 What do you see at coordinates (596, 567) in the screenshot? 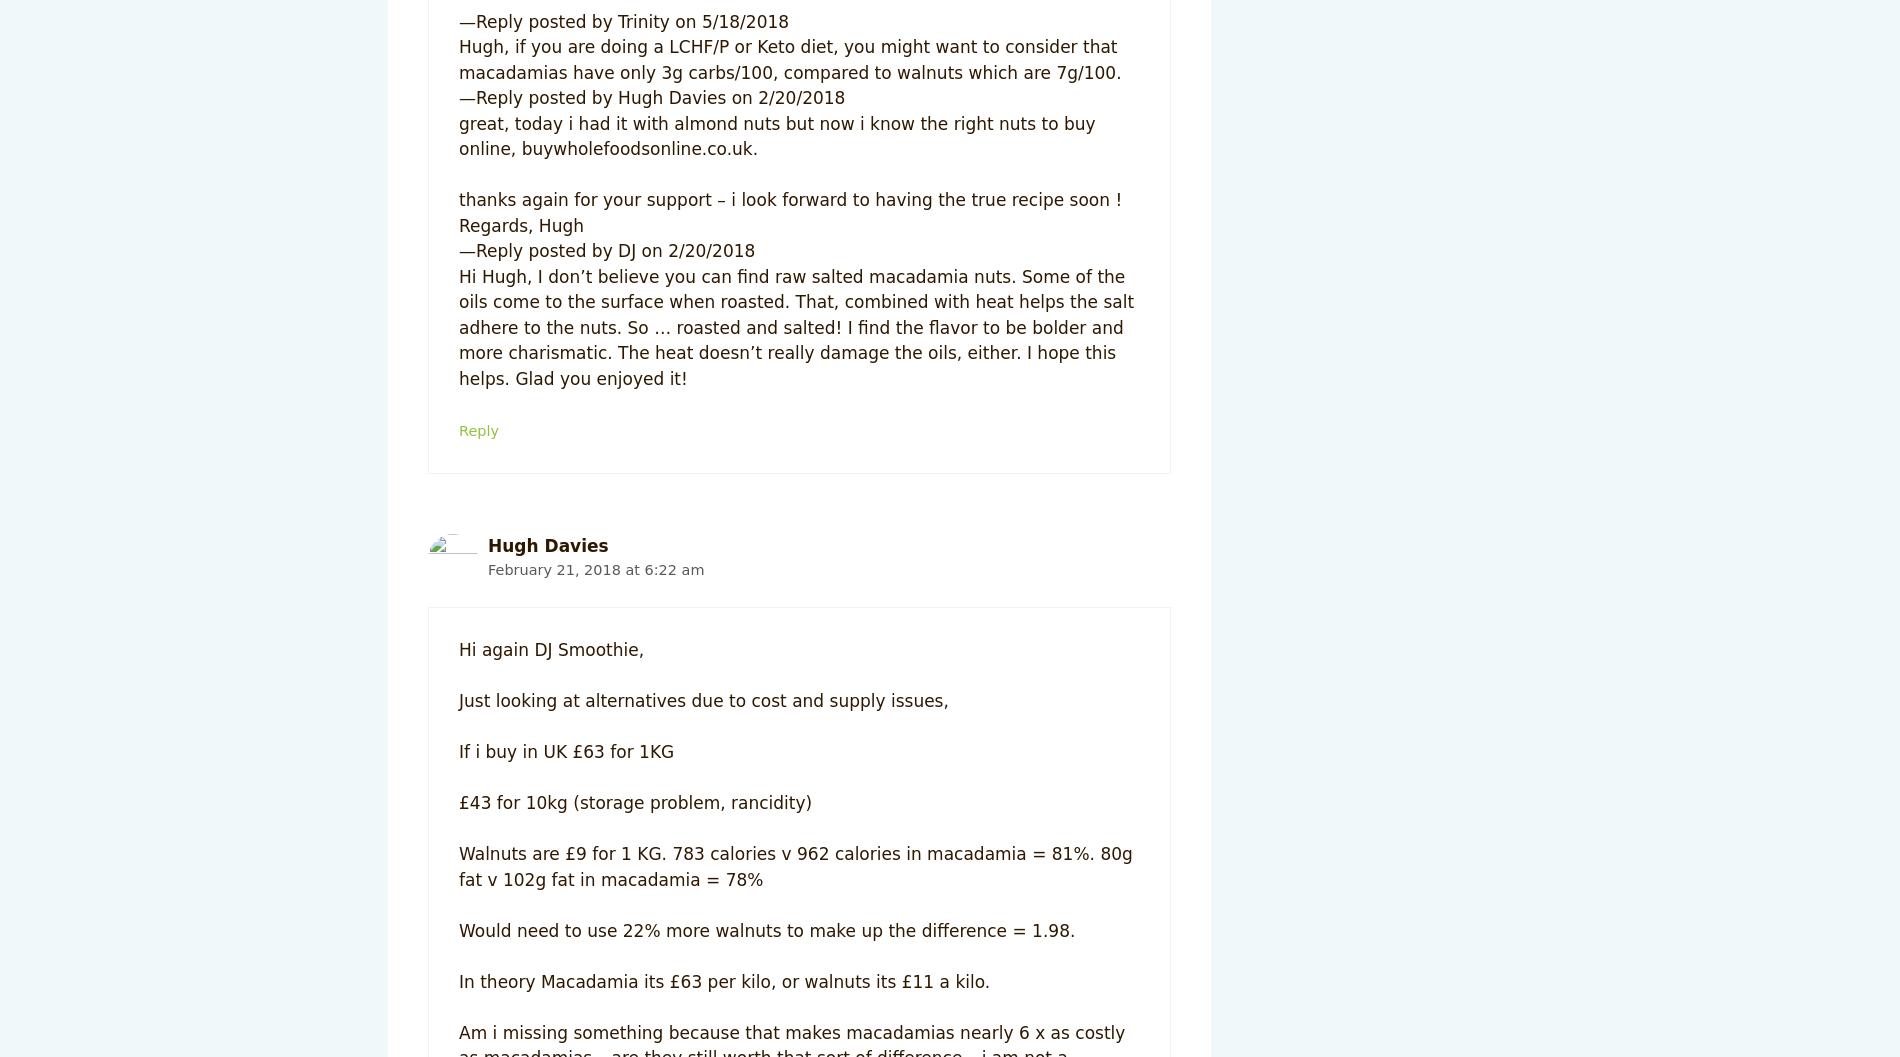
I see `'February 21, 2018 at 6:22 am'` at bounding box center [596, 567].